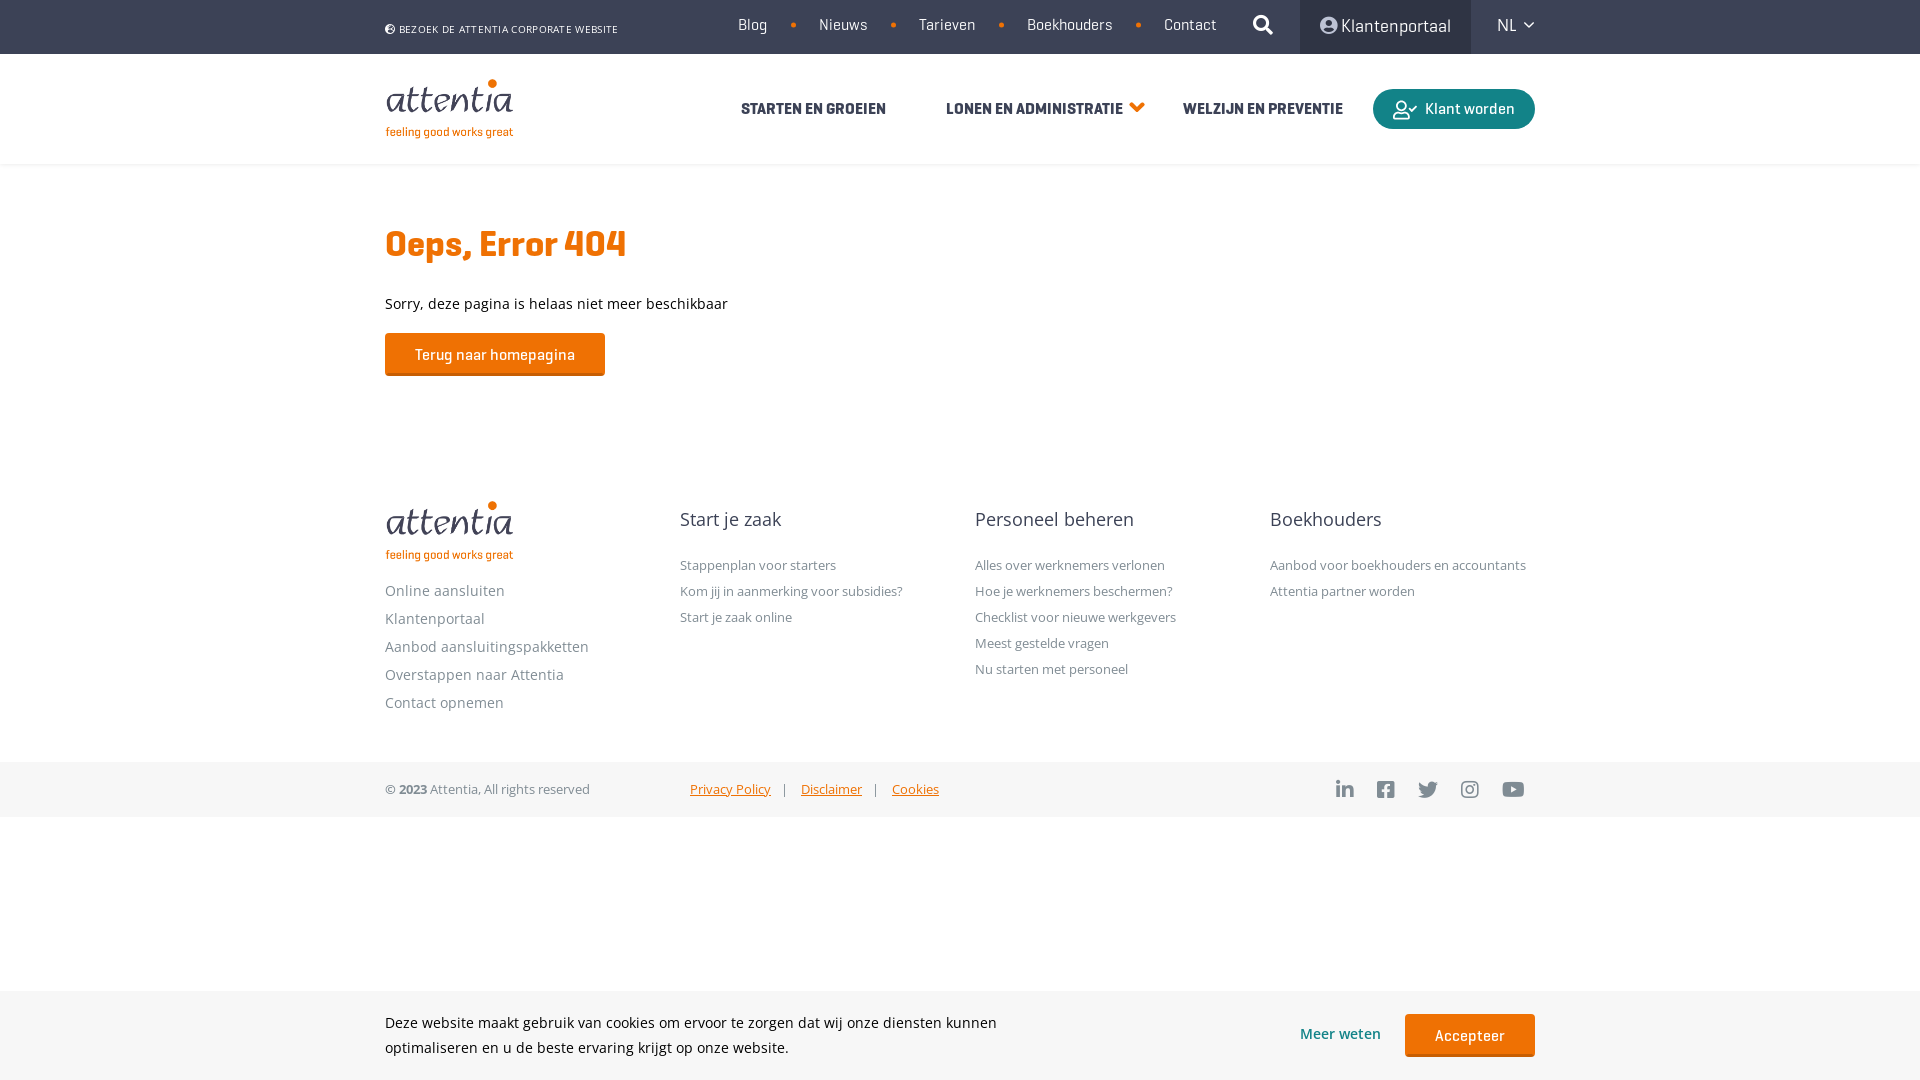 The image size is (1920, 1080). I want to click on 'Cookies', so click(914, 788).